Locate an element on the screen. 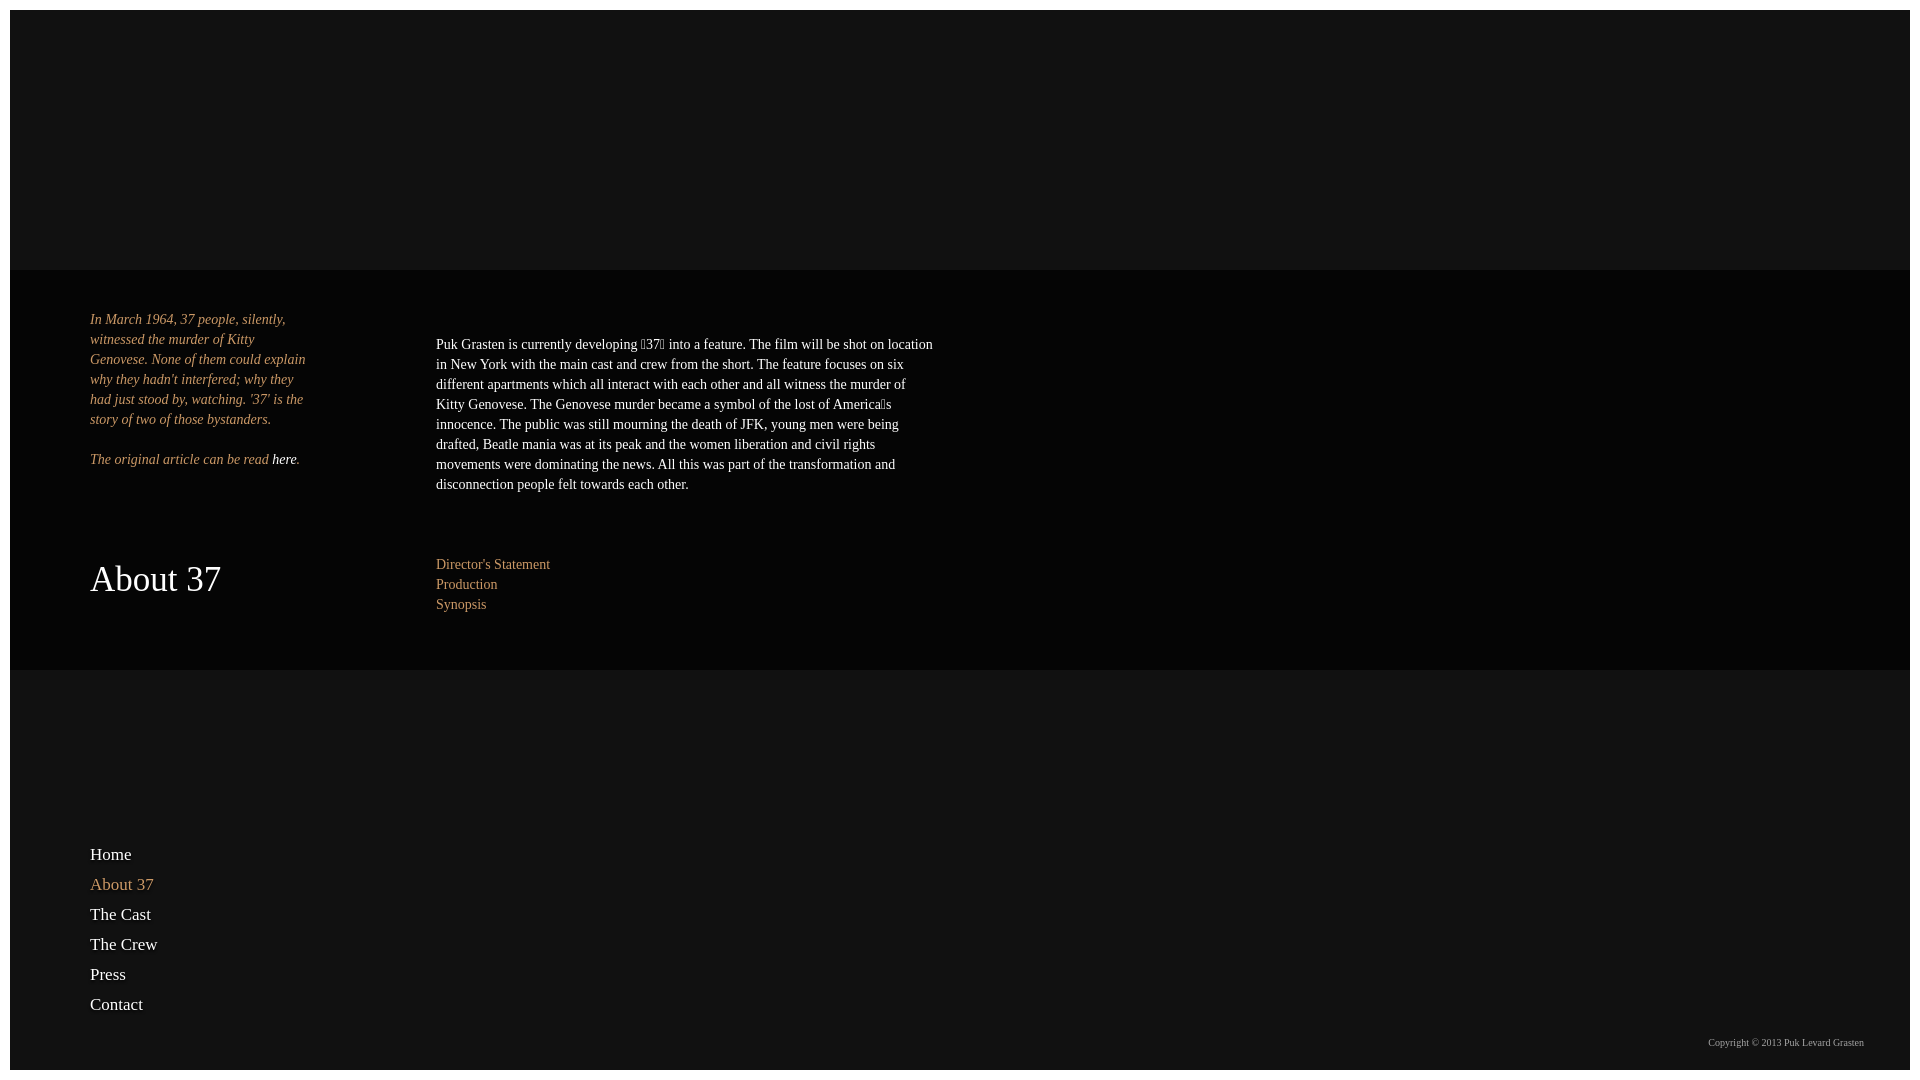 The width and height of the screenshot is (1920, 1080). 'About 37' is located at coordinates (143, 883).